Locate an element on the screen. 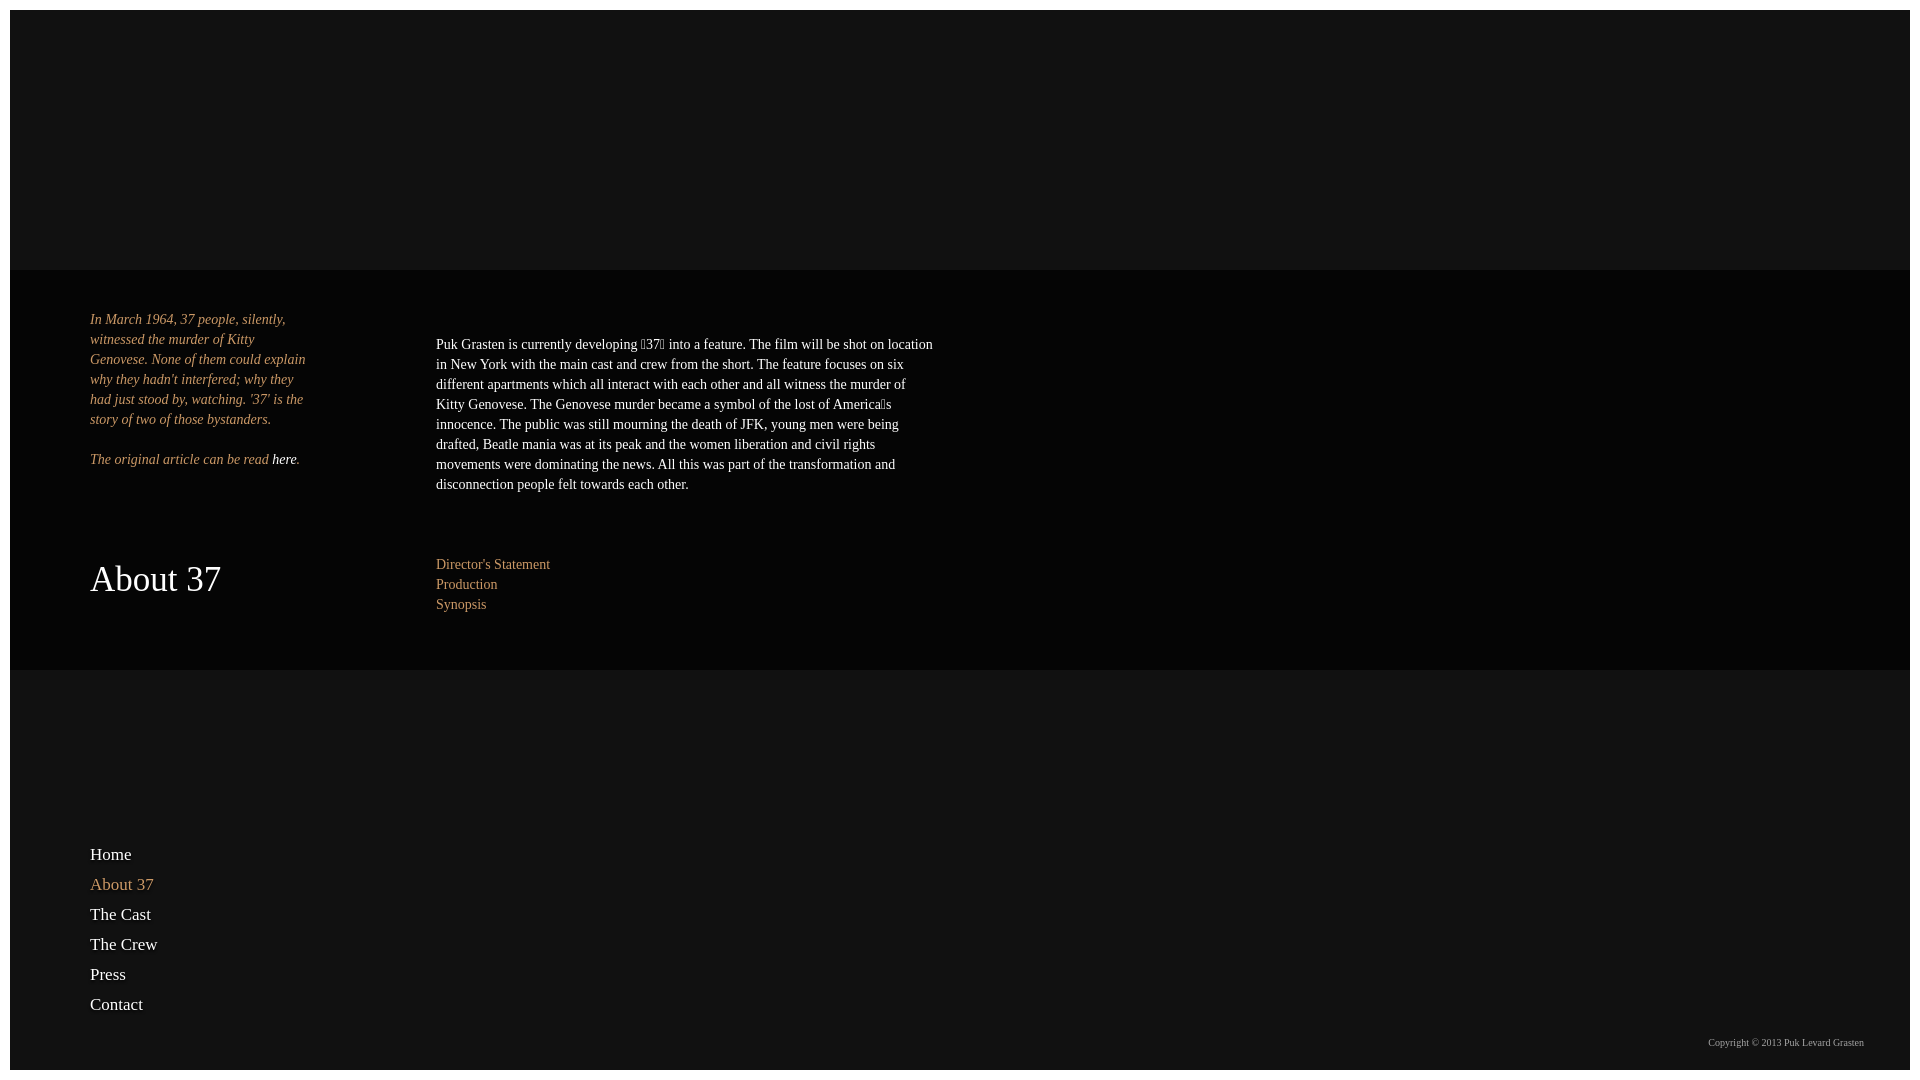 The width and height of the screenshot is (1920, 1080). 'About 37' is located at coordinates (143, 883).